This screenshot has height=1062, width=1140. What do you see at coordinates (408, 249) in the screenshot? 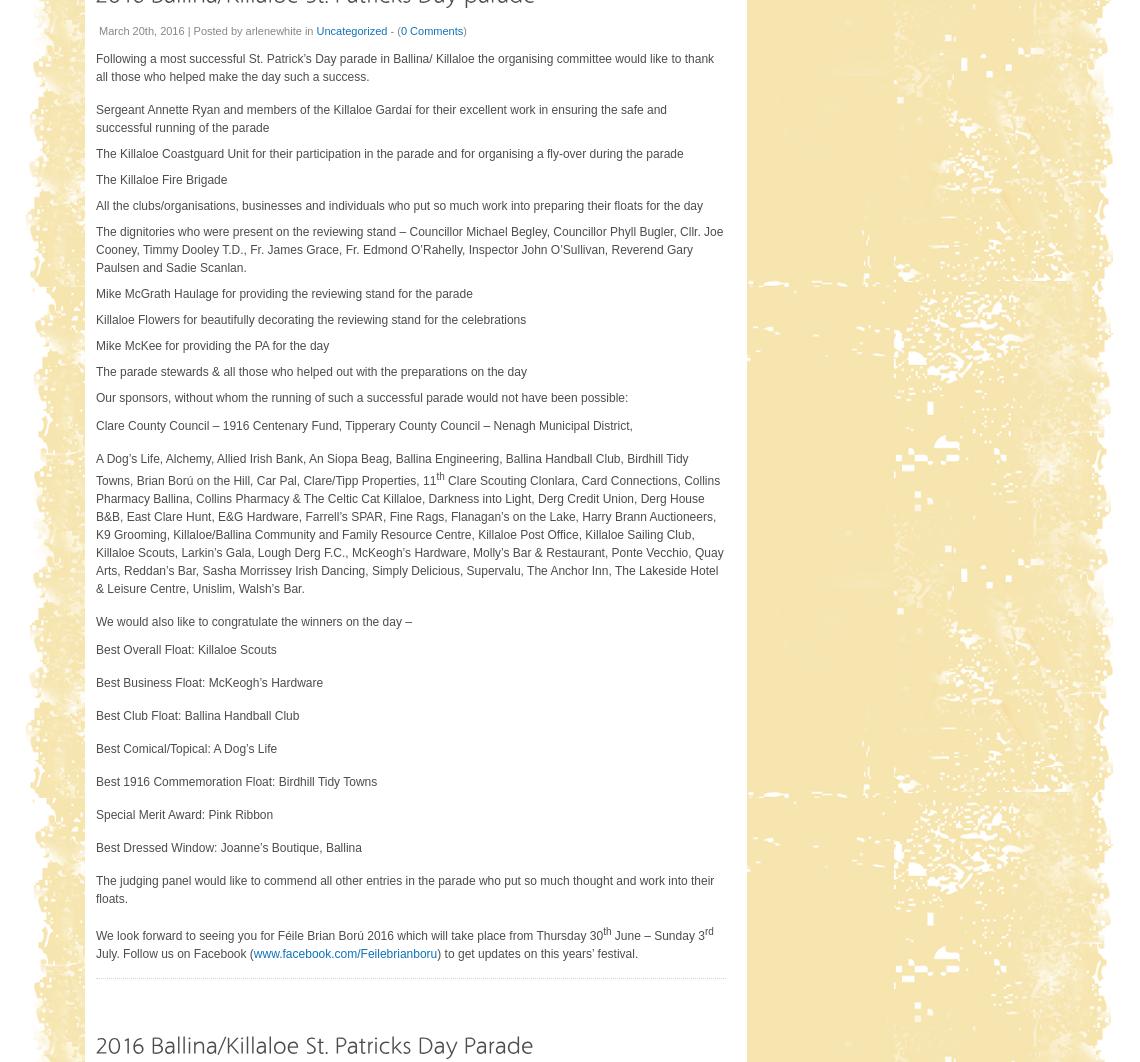
I see `'The dignitories who were present on the reviewing stand – Councillor Michael Begley, Councillor Phyll Bugler, Cllr. Joe Cooney, Timmy Dooley T.D., Fr. James Grace, Fr. Edmond O’Rahelly, Inspector John O’Sullivan, Reverend Gary Paulsen and Sadie Scanlan.'` at bounding box center [408, 249].